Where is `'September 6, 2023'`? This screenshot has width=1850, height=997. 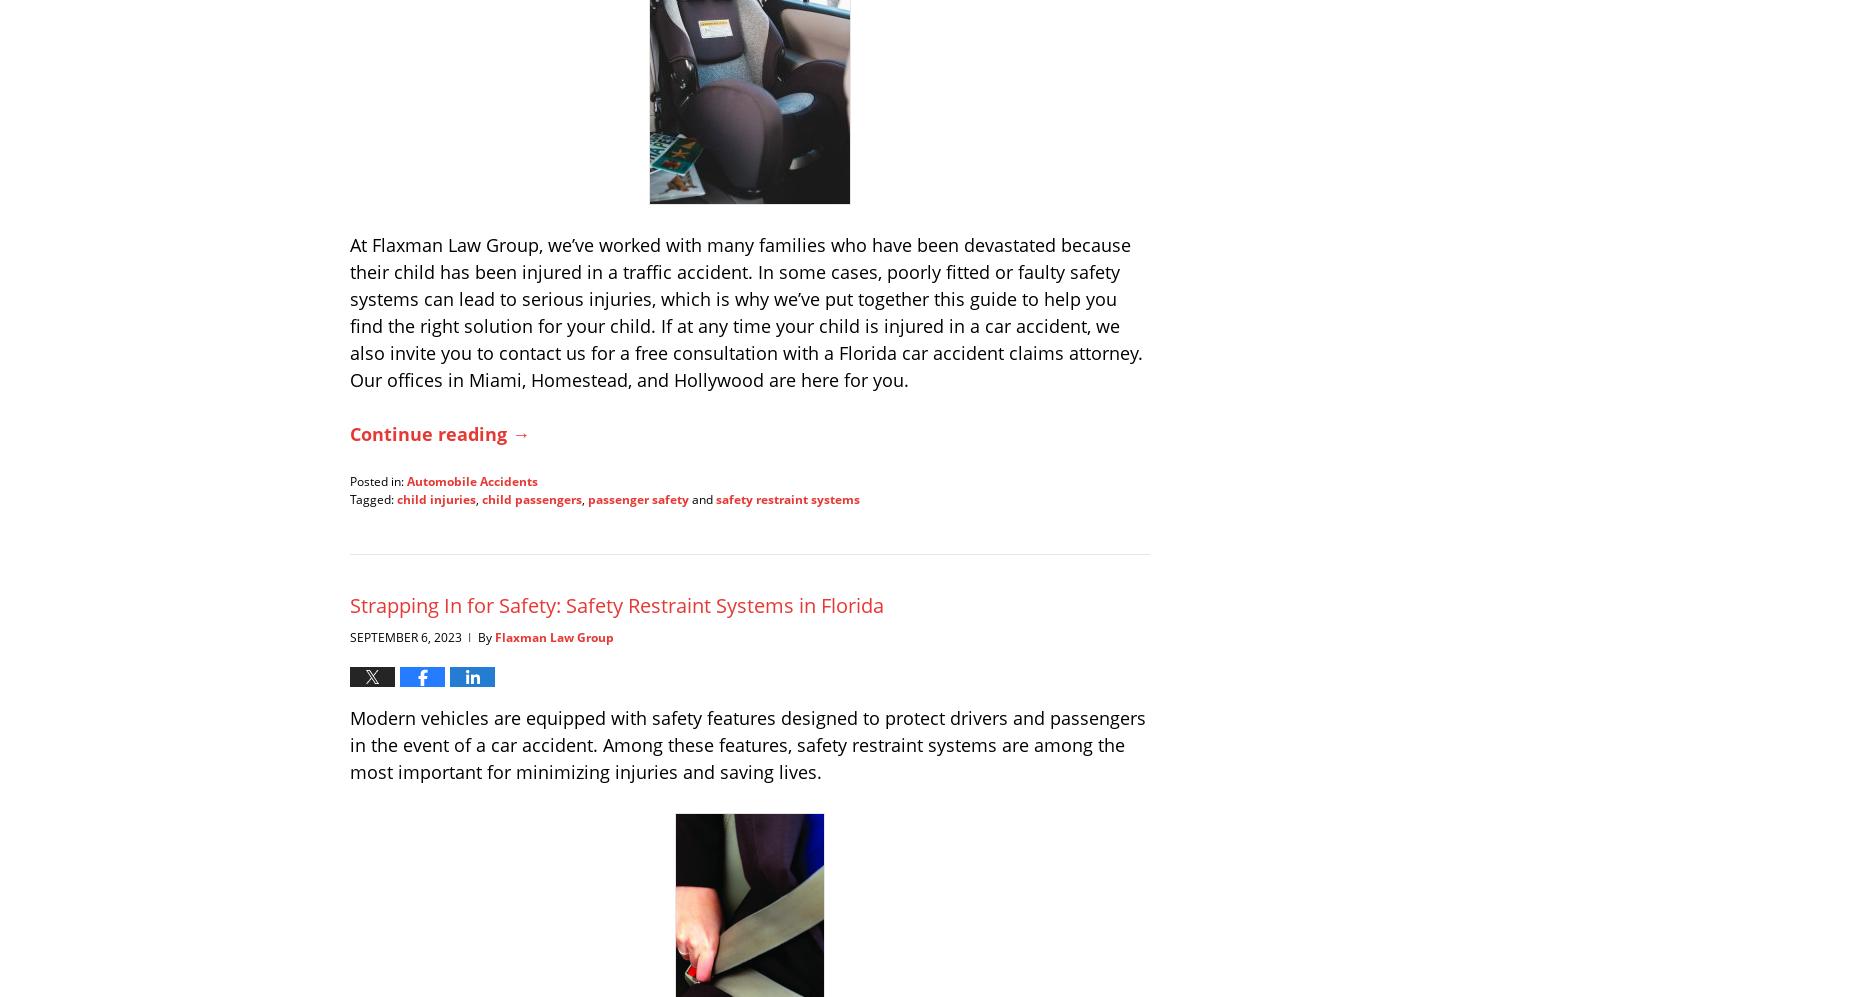 'September 6, 2023' is located at coordinates (405, 636).